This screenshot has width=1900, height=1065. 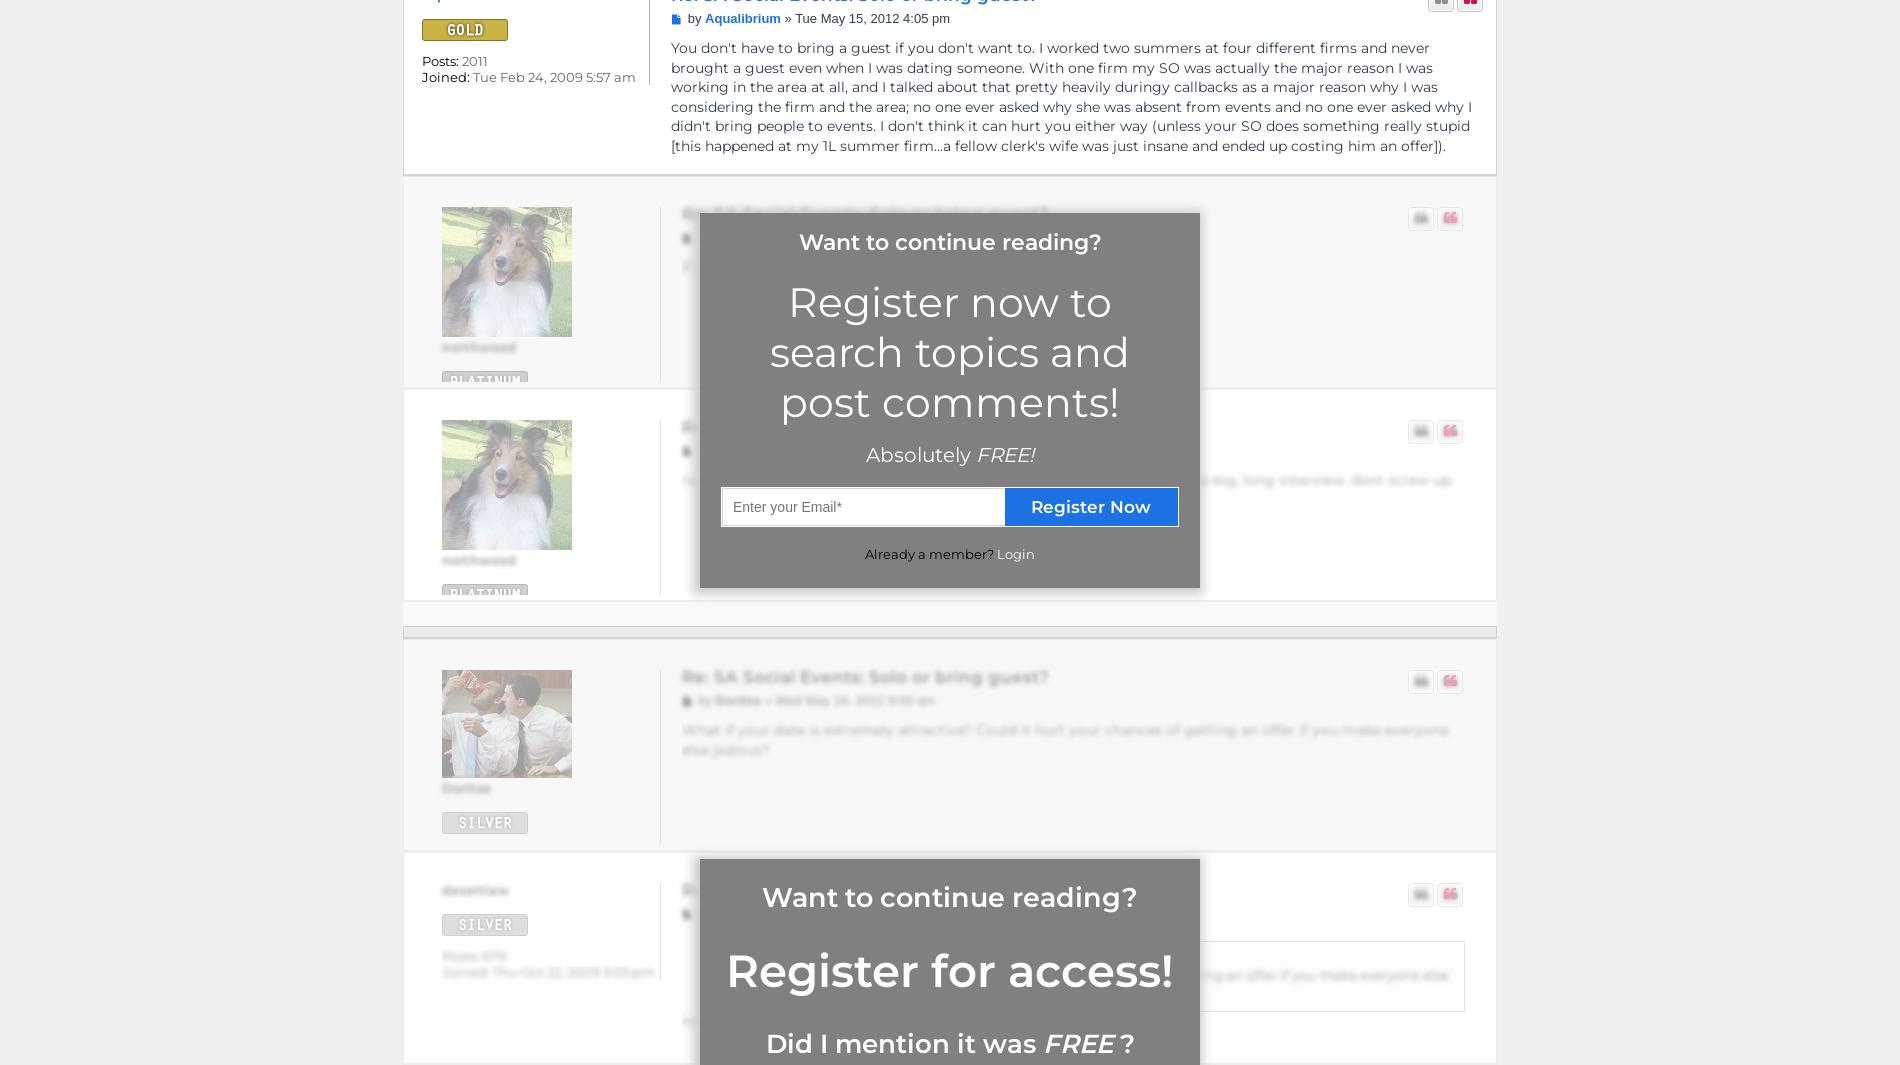 What do you see at coordinates (1076, 1044) in the screenshot?
I see `'FREE'` at bounding box center [1076, 1044].